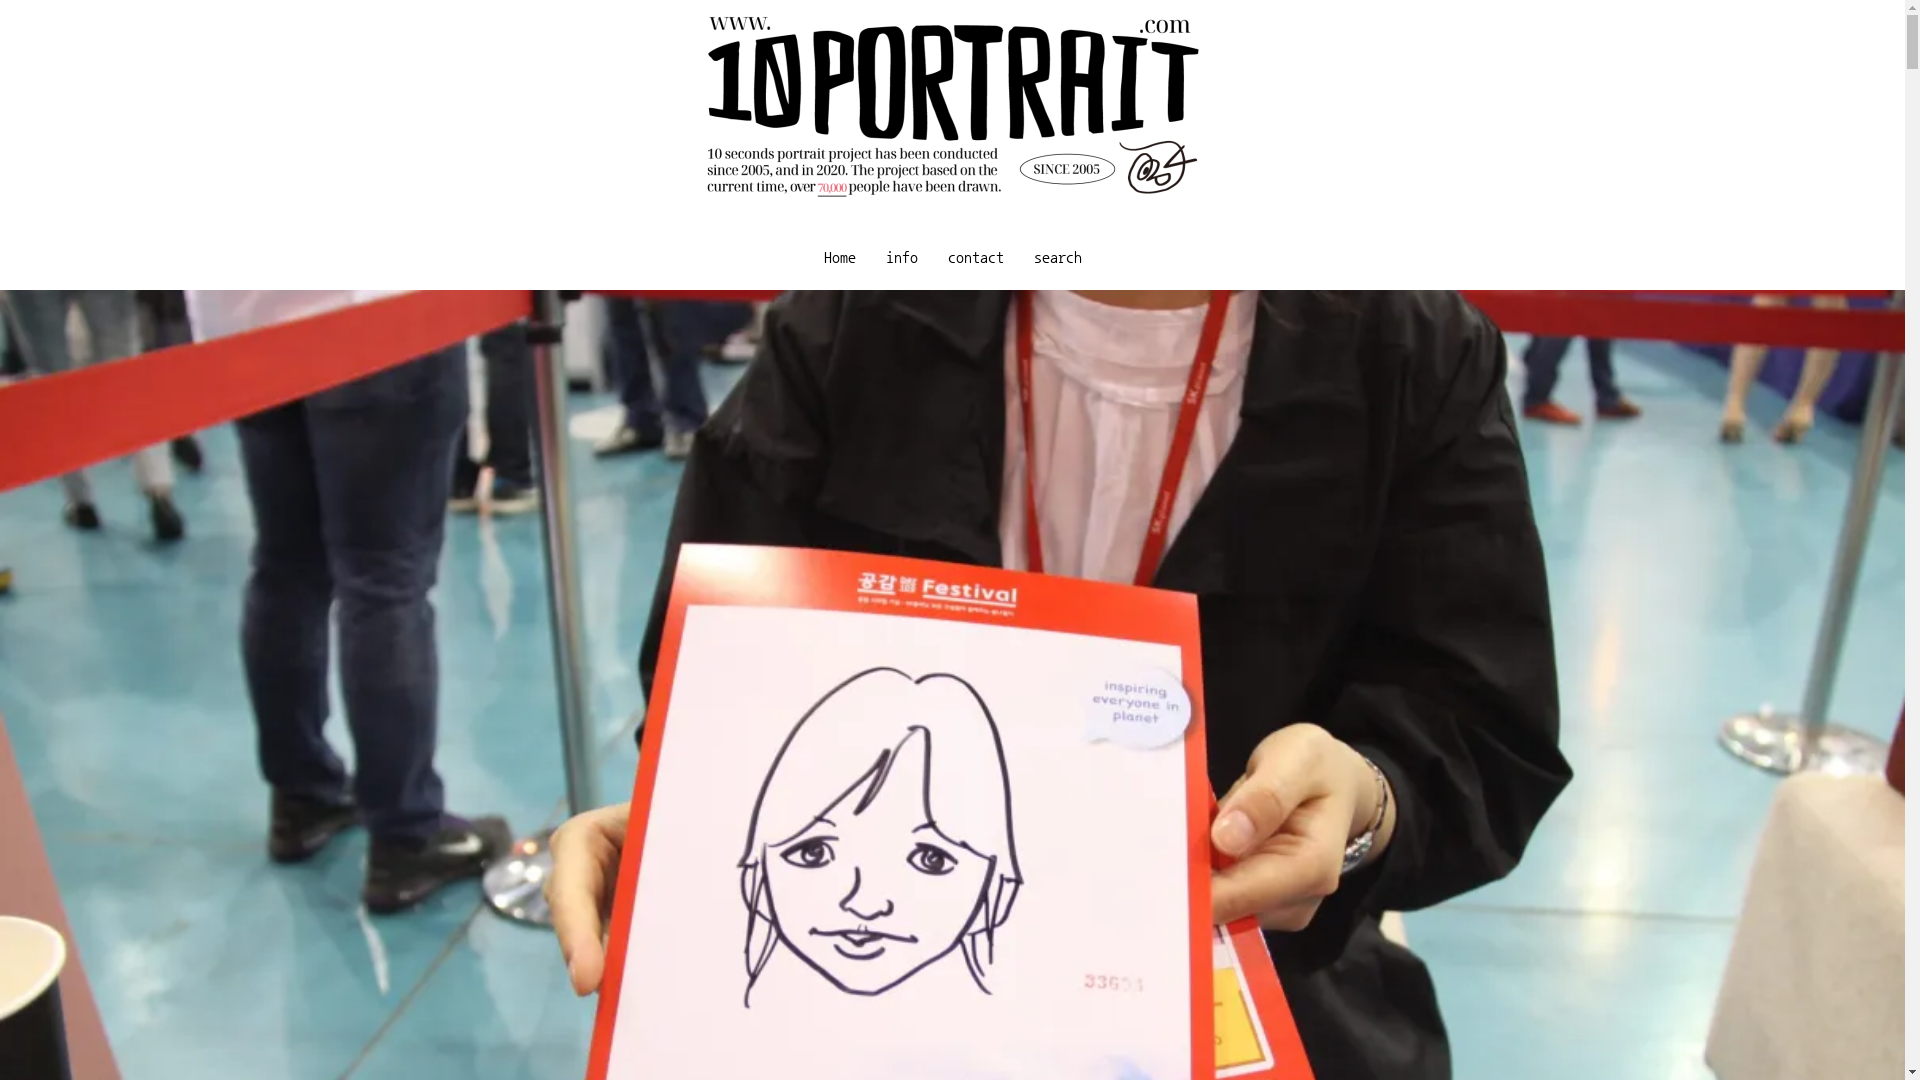 This screenshot has height=1080, width=1920. Describe the element at coordinates (869, 256) in the screenshot. I see `'info'` at that location.